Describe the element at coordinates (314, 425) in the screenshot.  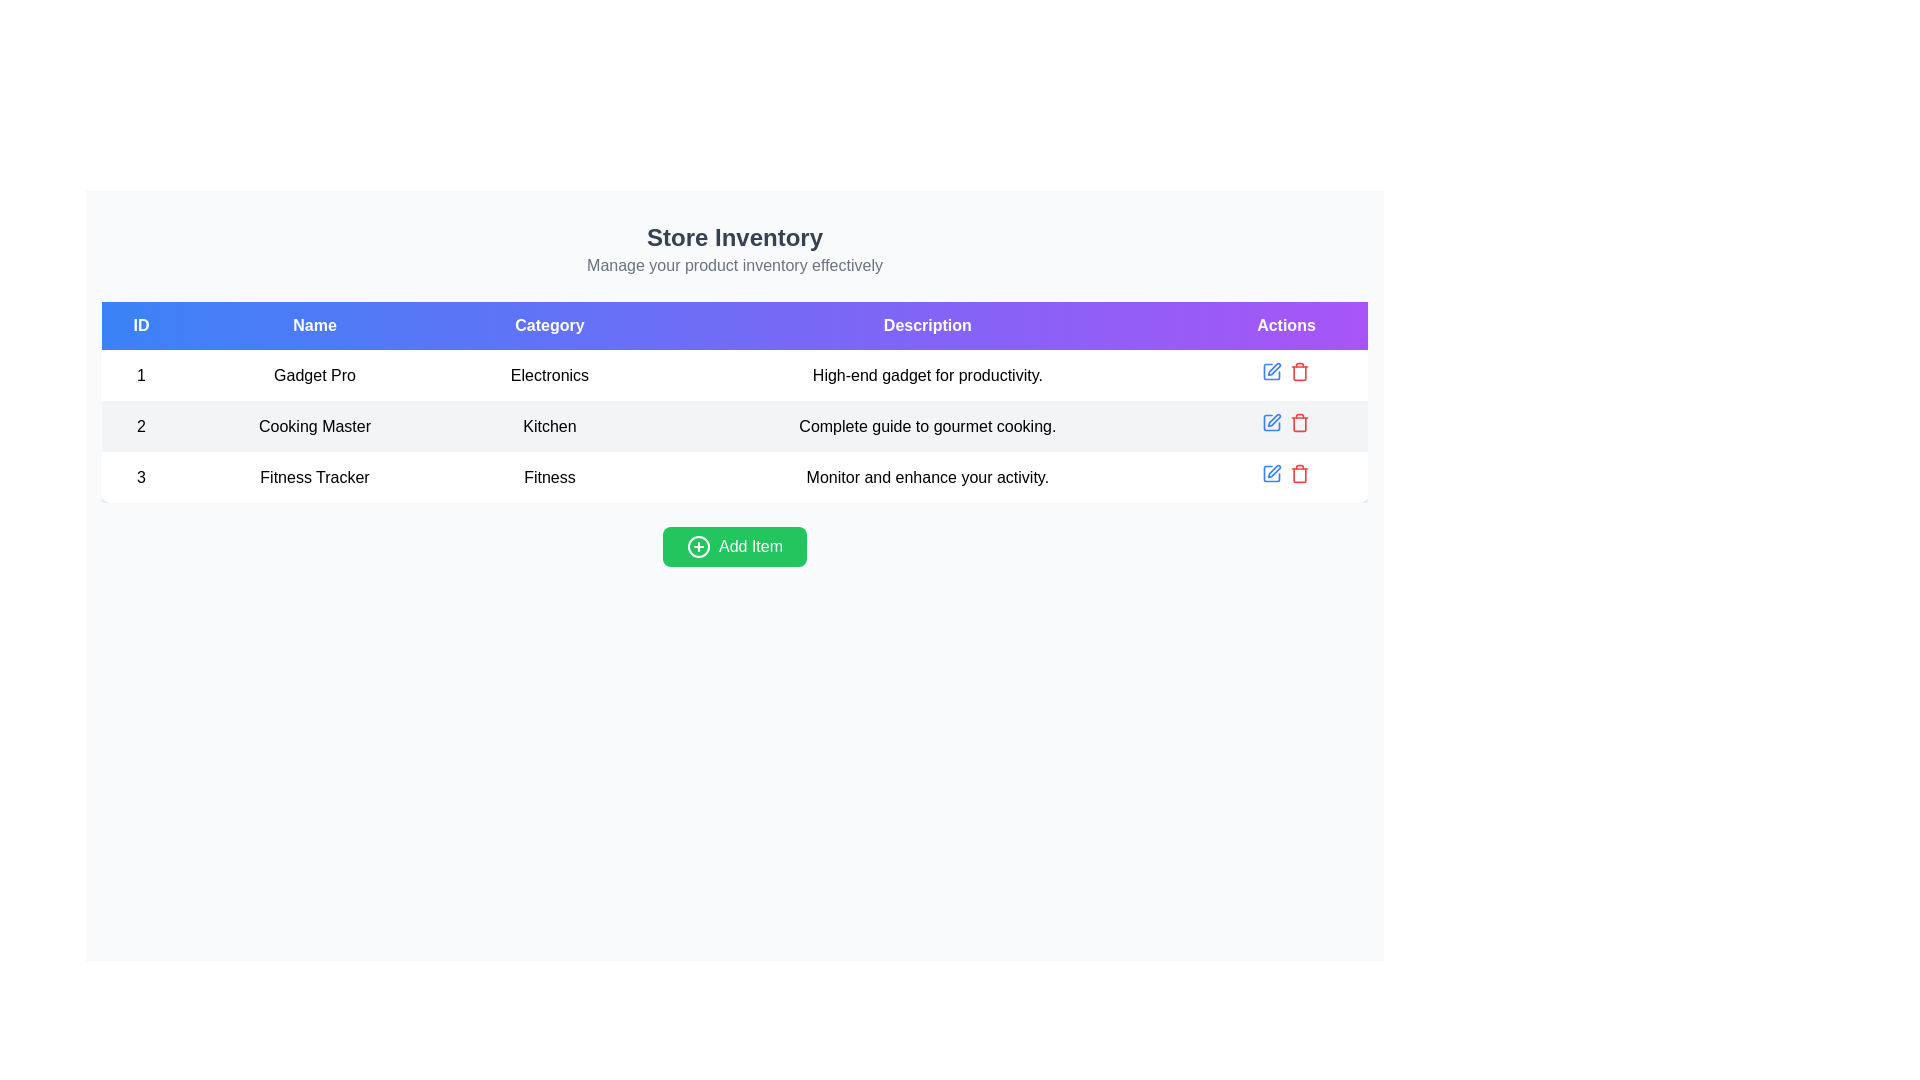
I see `the text label displaying 'Cooking Master' which is the title in bold, black text, centered in the second column of the second row of a table` at that location.